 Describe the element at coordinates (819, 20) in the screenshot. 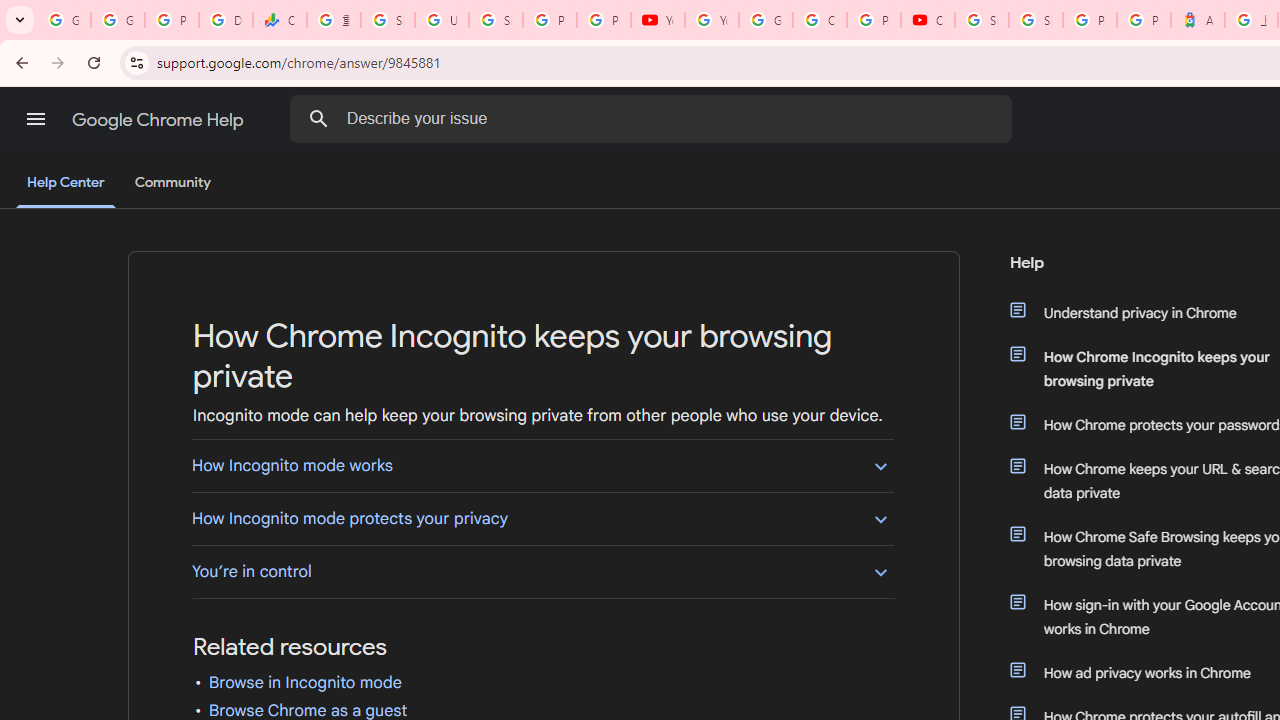

I see `'Create your Google Account'` at that location.